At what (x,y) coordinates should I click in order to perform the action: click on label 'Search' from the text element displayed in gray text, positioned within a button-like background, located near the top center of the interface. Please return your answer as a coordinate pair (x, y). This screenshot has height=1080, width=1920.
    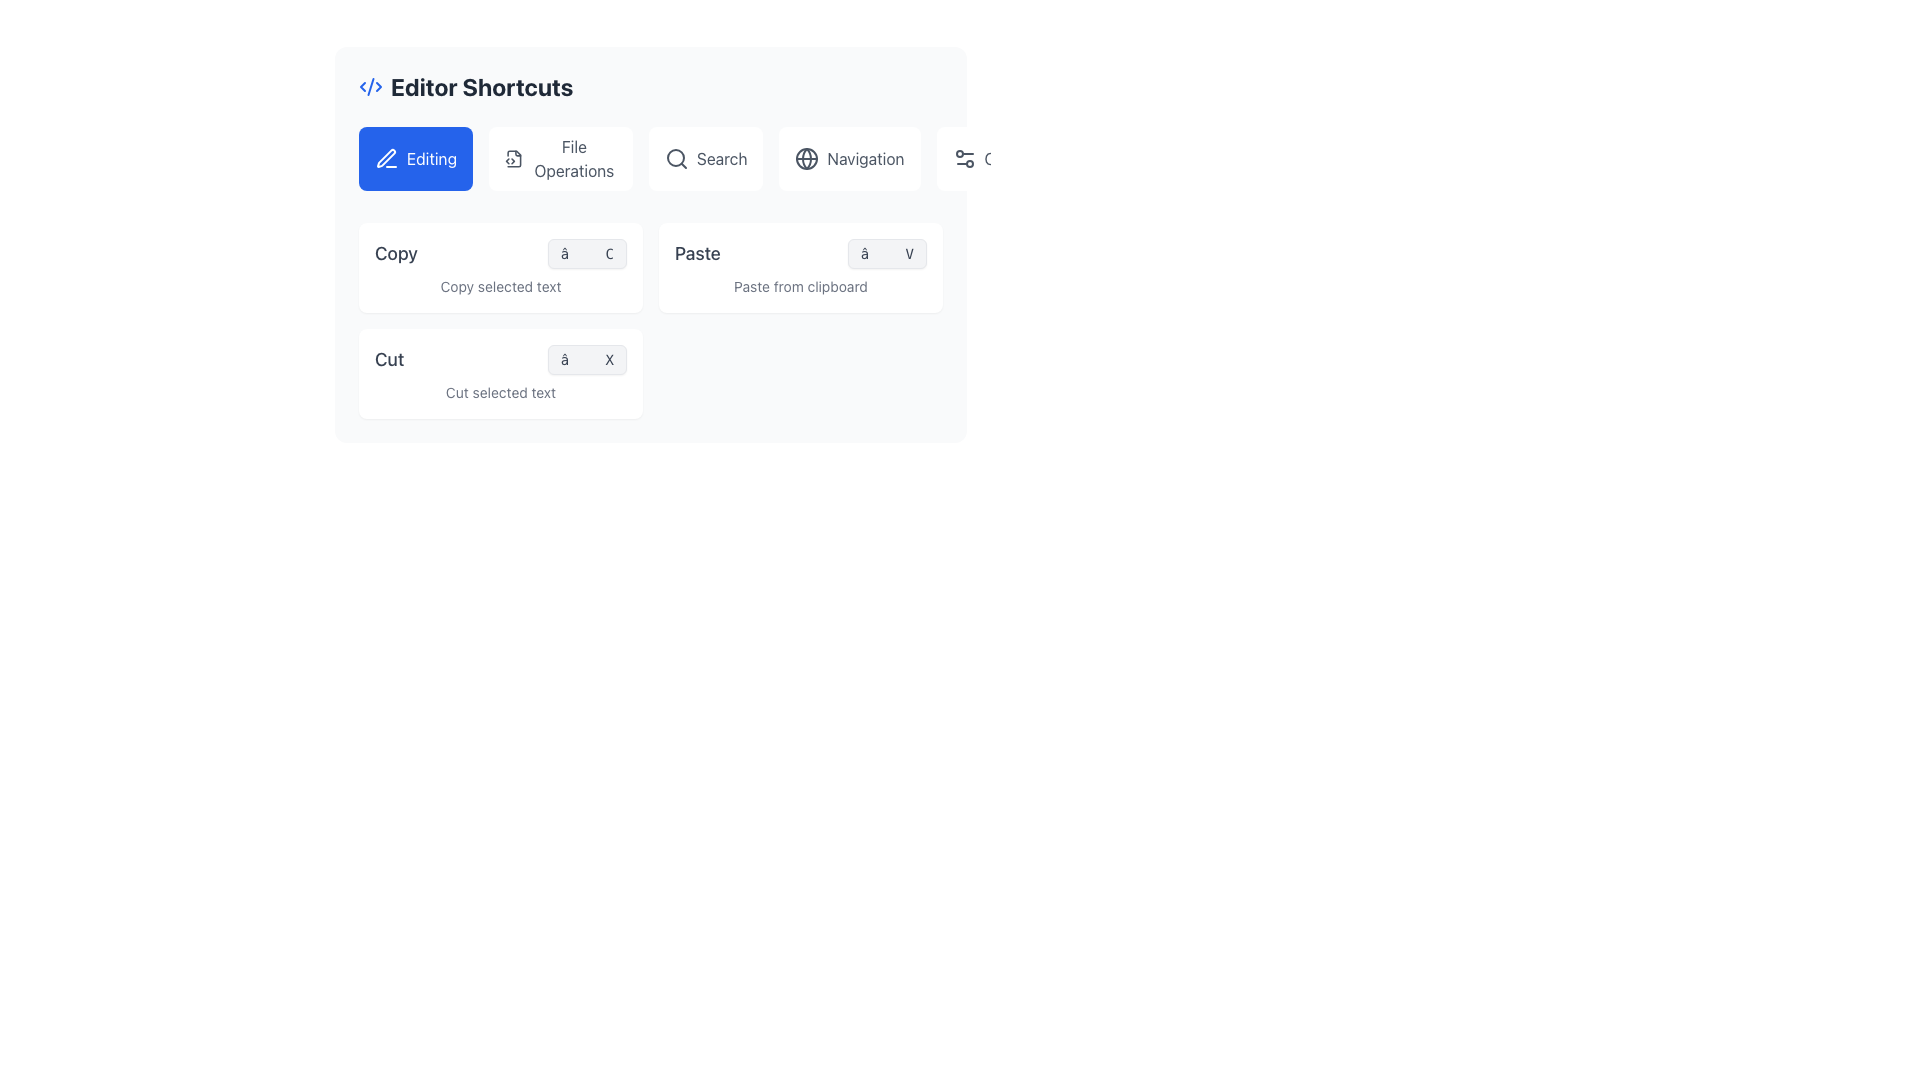
    Looking at the image, I should click on (721, 157).